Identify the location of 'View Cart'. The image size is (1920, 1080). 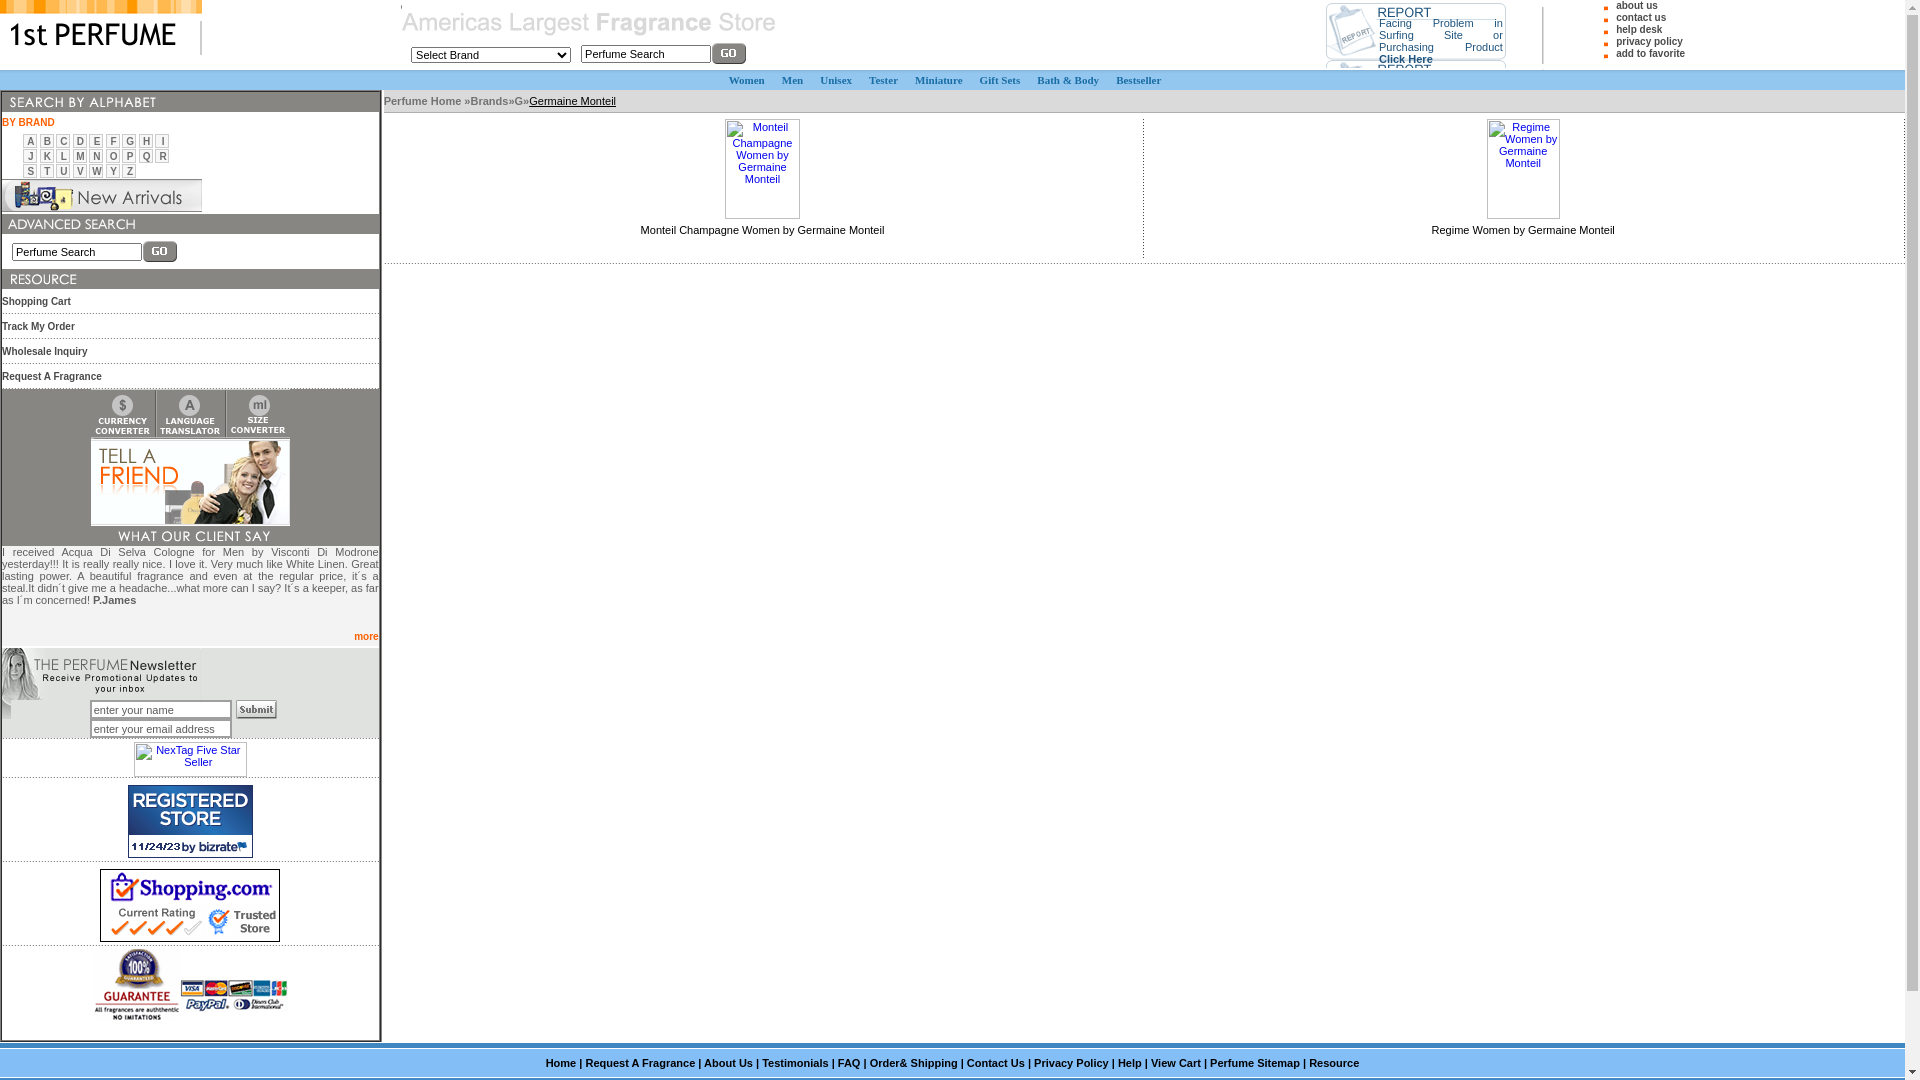
(1176, 1062).